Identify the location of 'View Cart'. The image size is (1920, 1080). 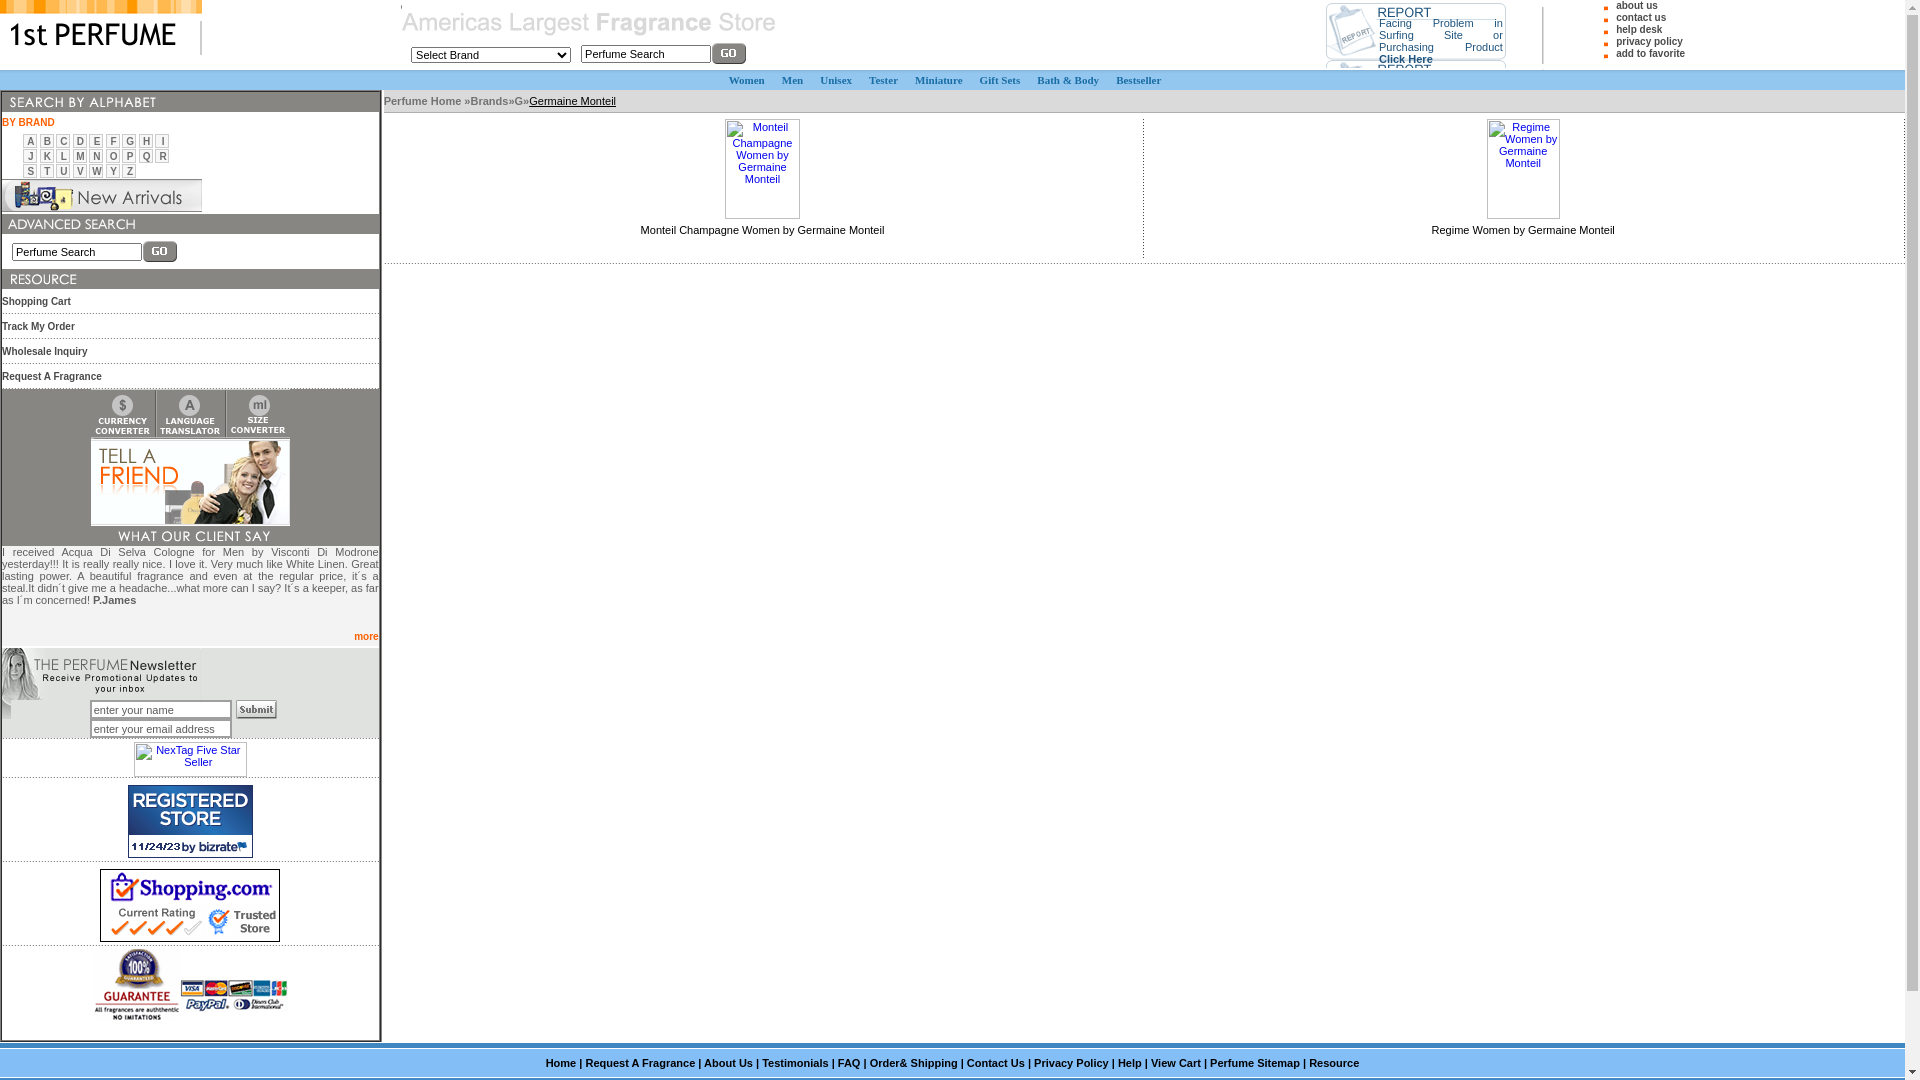
(1176, 1062).